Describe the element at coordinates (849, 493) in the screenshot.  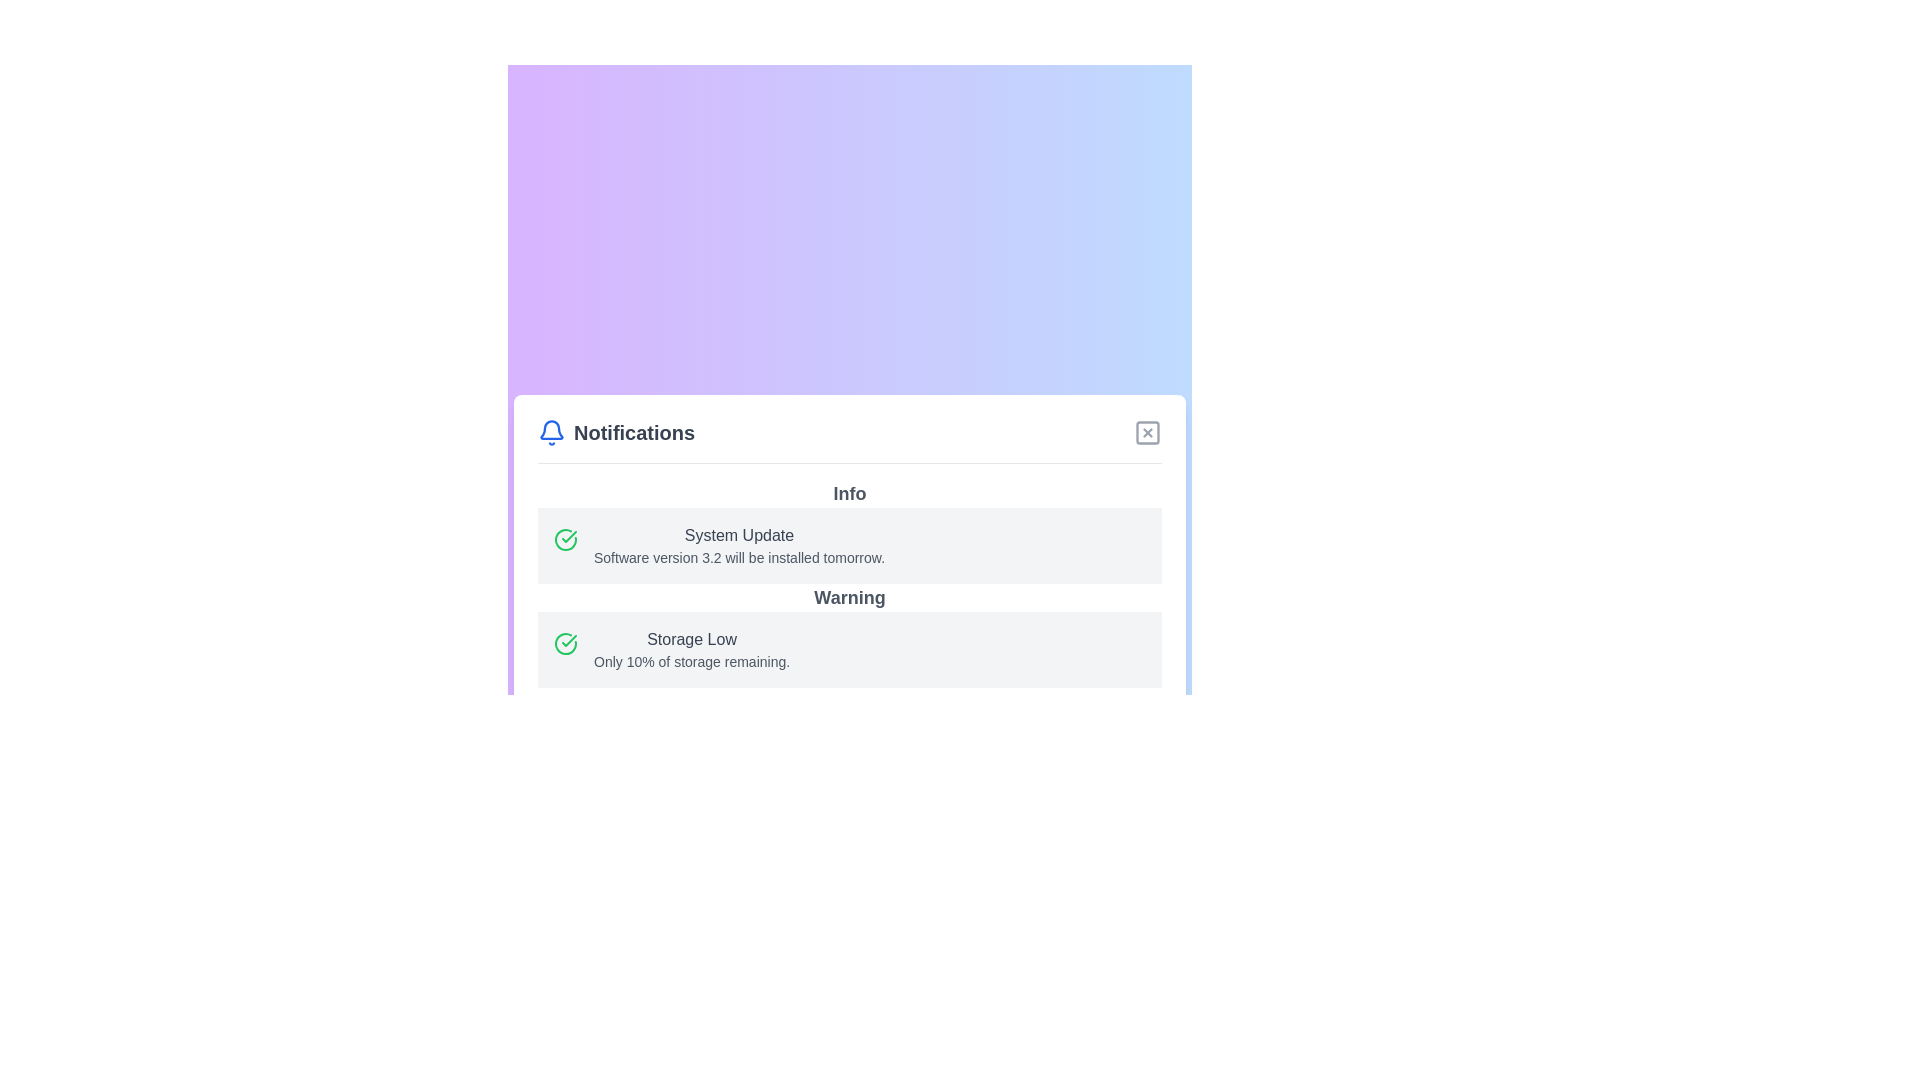
I see `the 'Info' text label, which is displayed in bold, medium-large gray font on a white background at the top of a notification card` at that location.